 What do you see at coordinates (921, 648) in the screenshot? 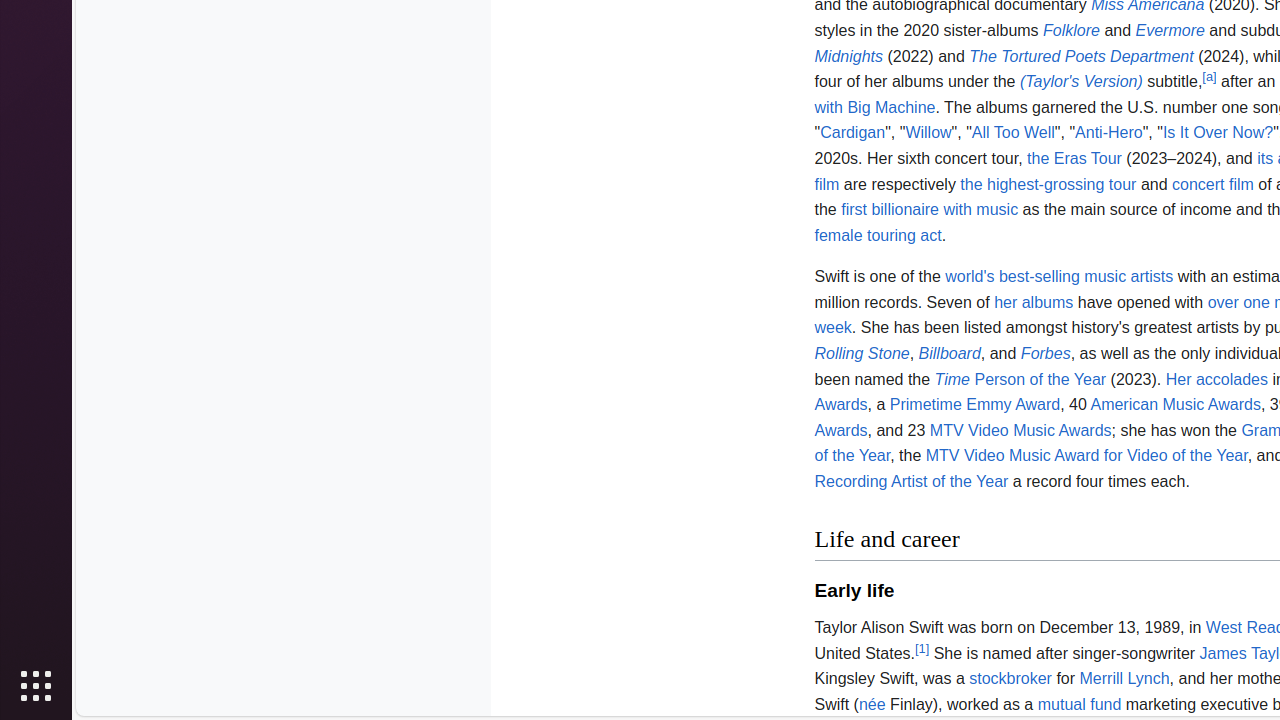
I see `'[1]'` at bounding box center [921, 648].